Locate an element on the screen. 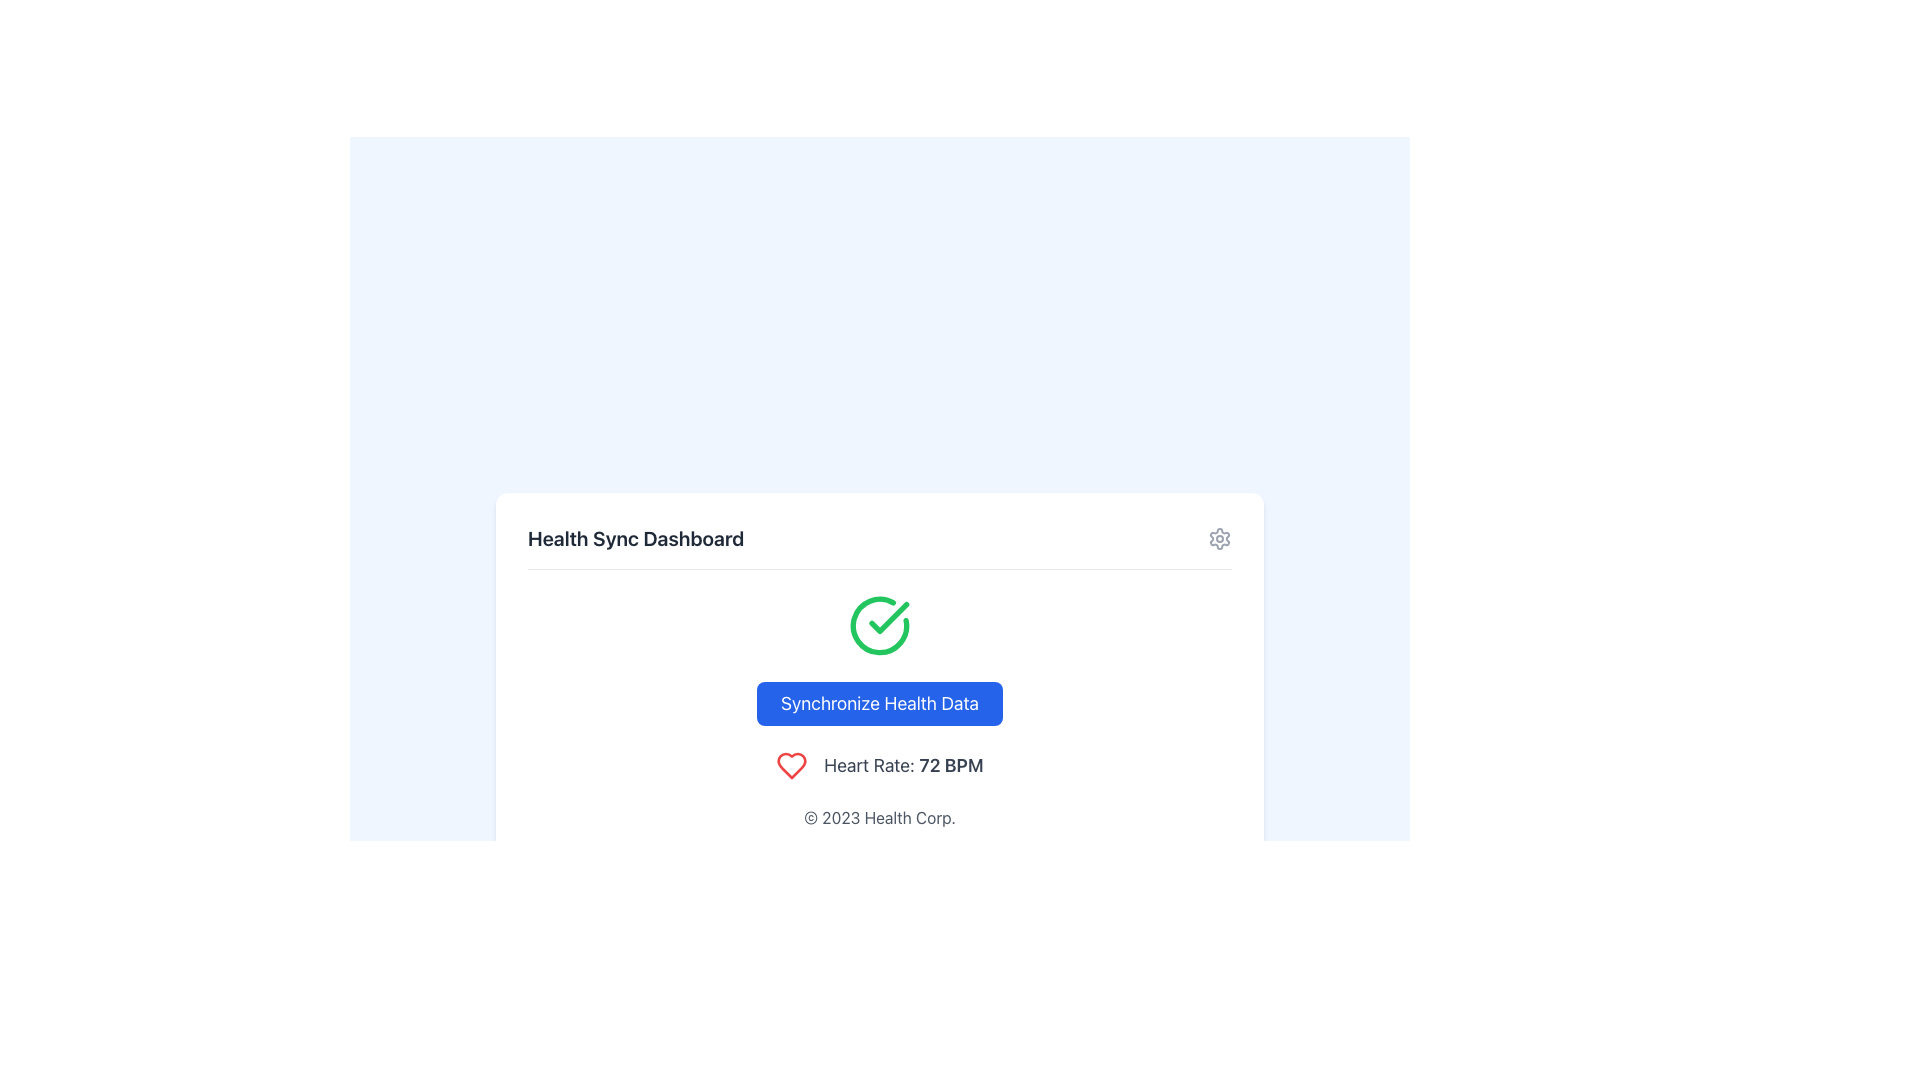 Image resolution: width=1920 pixels, height=1080 pixels. the status of the success icon located at the center-top of the health synchronization interface, above the 'Synchronize Health Data' button is located at coordinates (879, 624).